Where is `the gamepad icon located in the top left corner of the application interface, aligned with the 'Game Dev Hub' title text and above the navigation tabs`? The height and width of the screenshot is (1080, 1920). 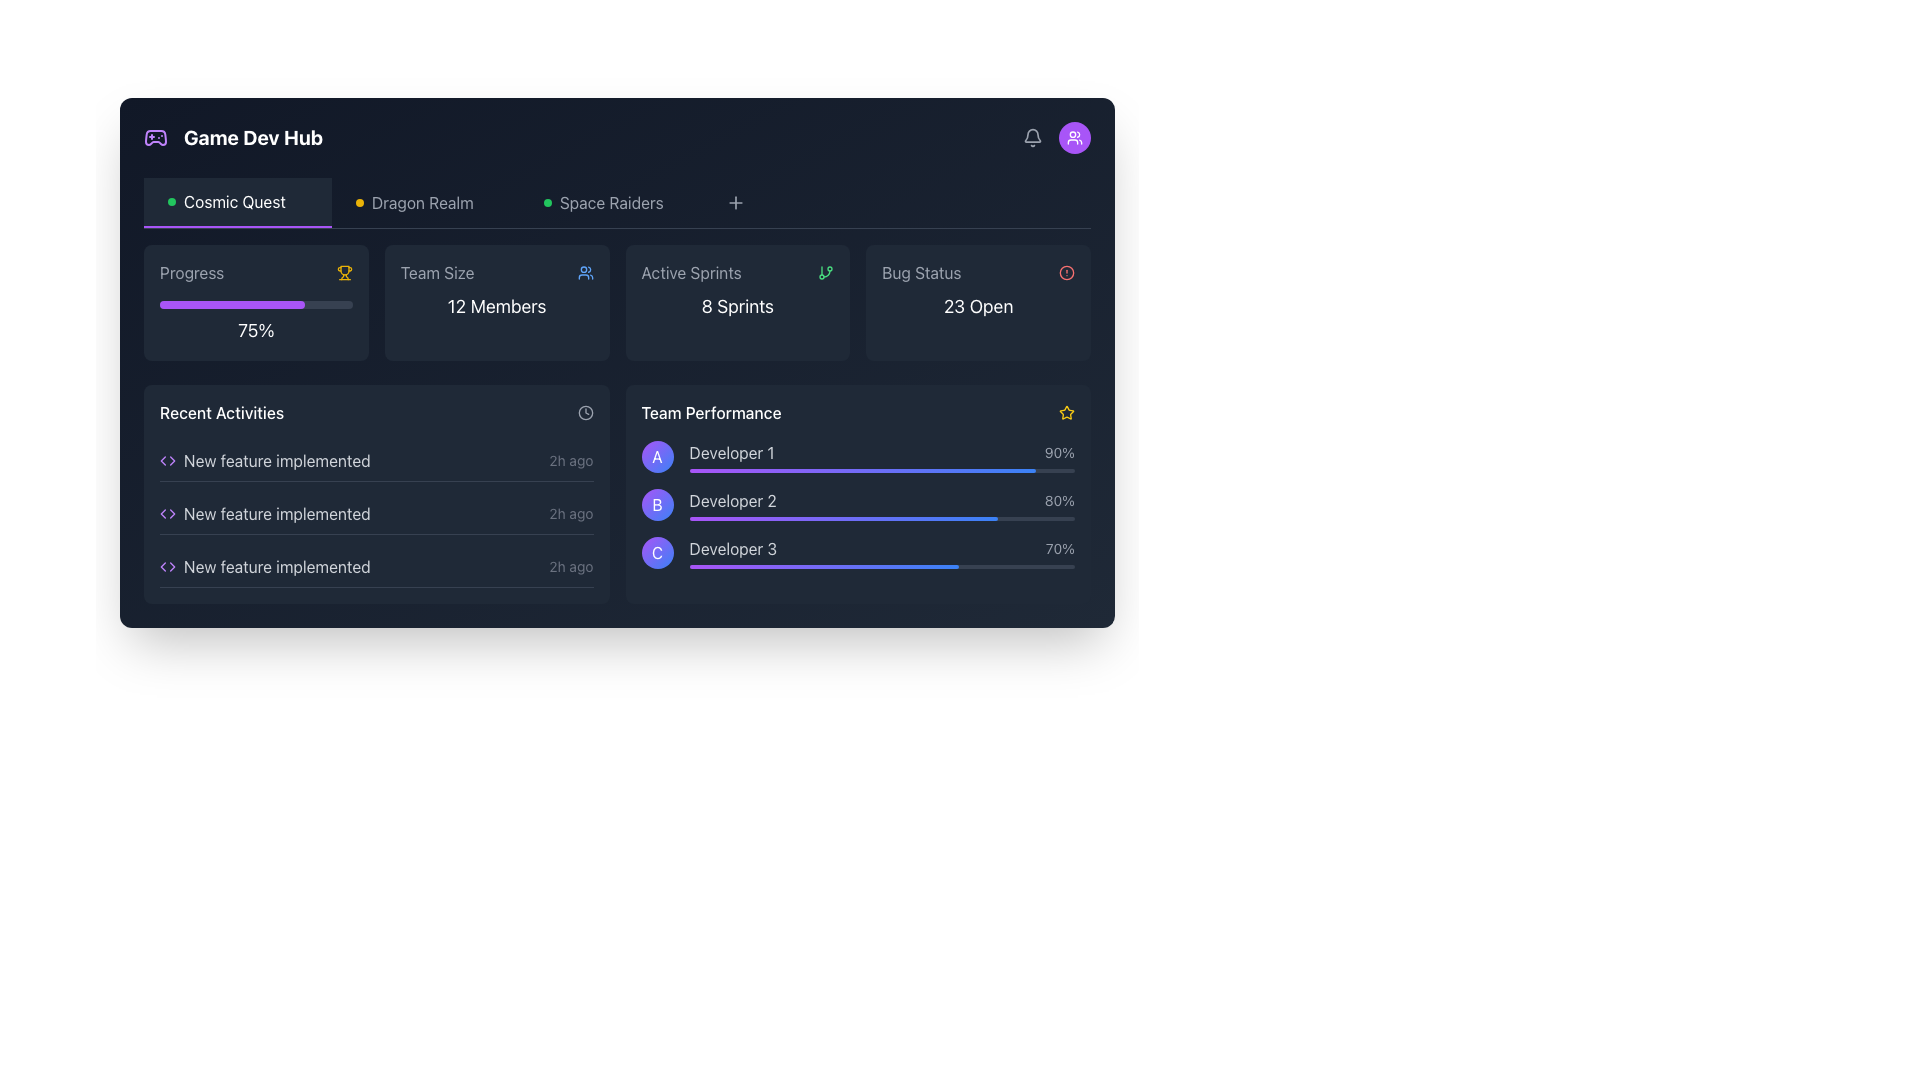
the gamepad icon located in the top left corner of the application interface, aligned with the 'Game Dev Hub' title text and above the navigation tabs is located at coordinates (155, 137).